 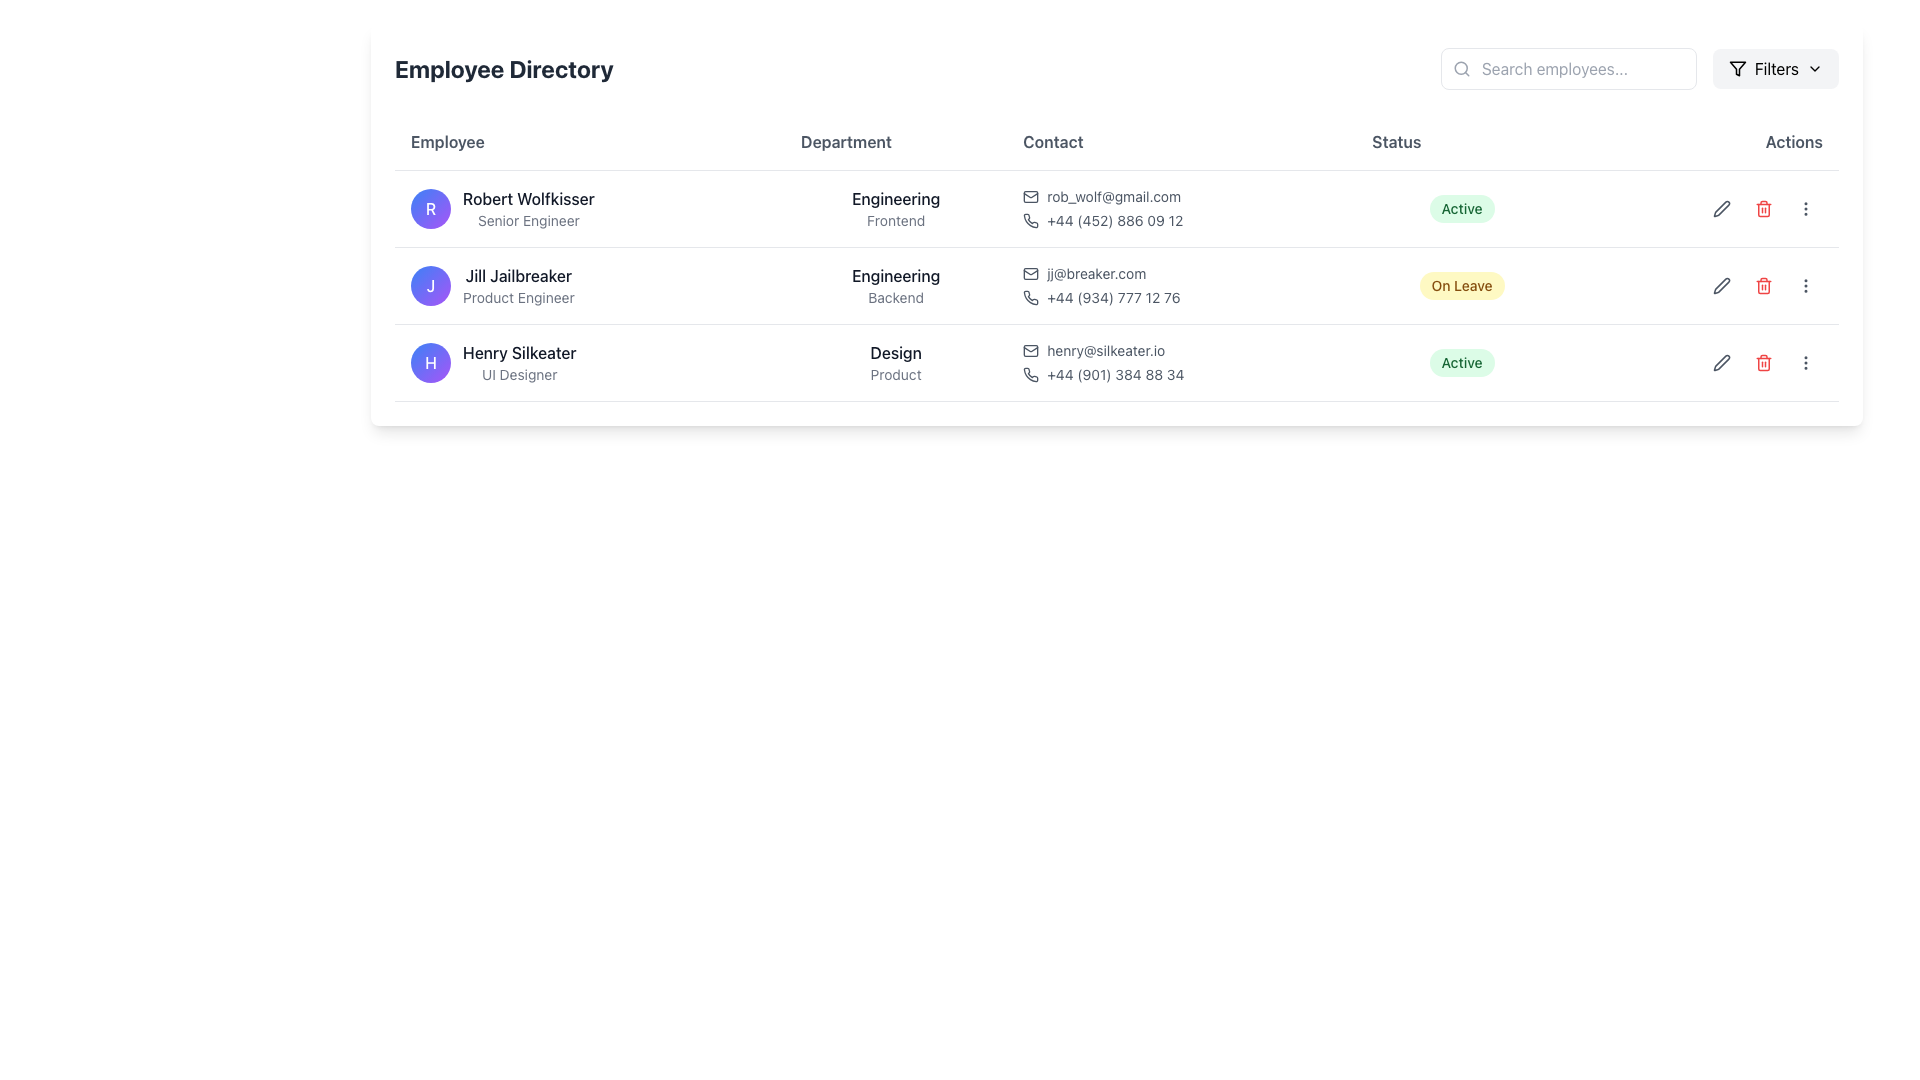 What do you see at coordinates (589, 285) in the screenshot?
I see `the profile display entry for 'Jill Jailbreaker', a Product Engineer, located in the second row of the employee directory, adjacent to department and contact columns` at bounding box center [589, 285].